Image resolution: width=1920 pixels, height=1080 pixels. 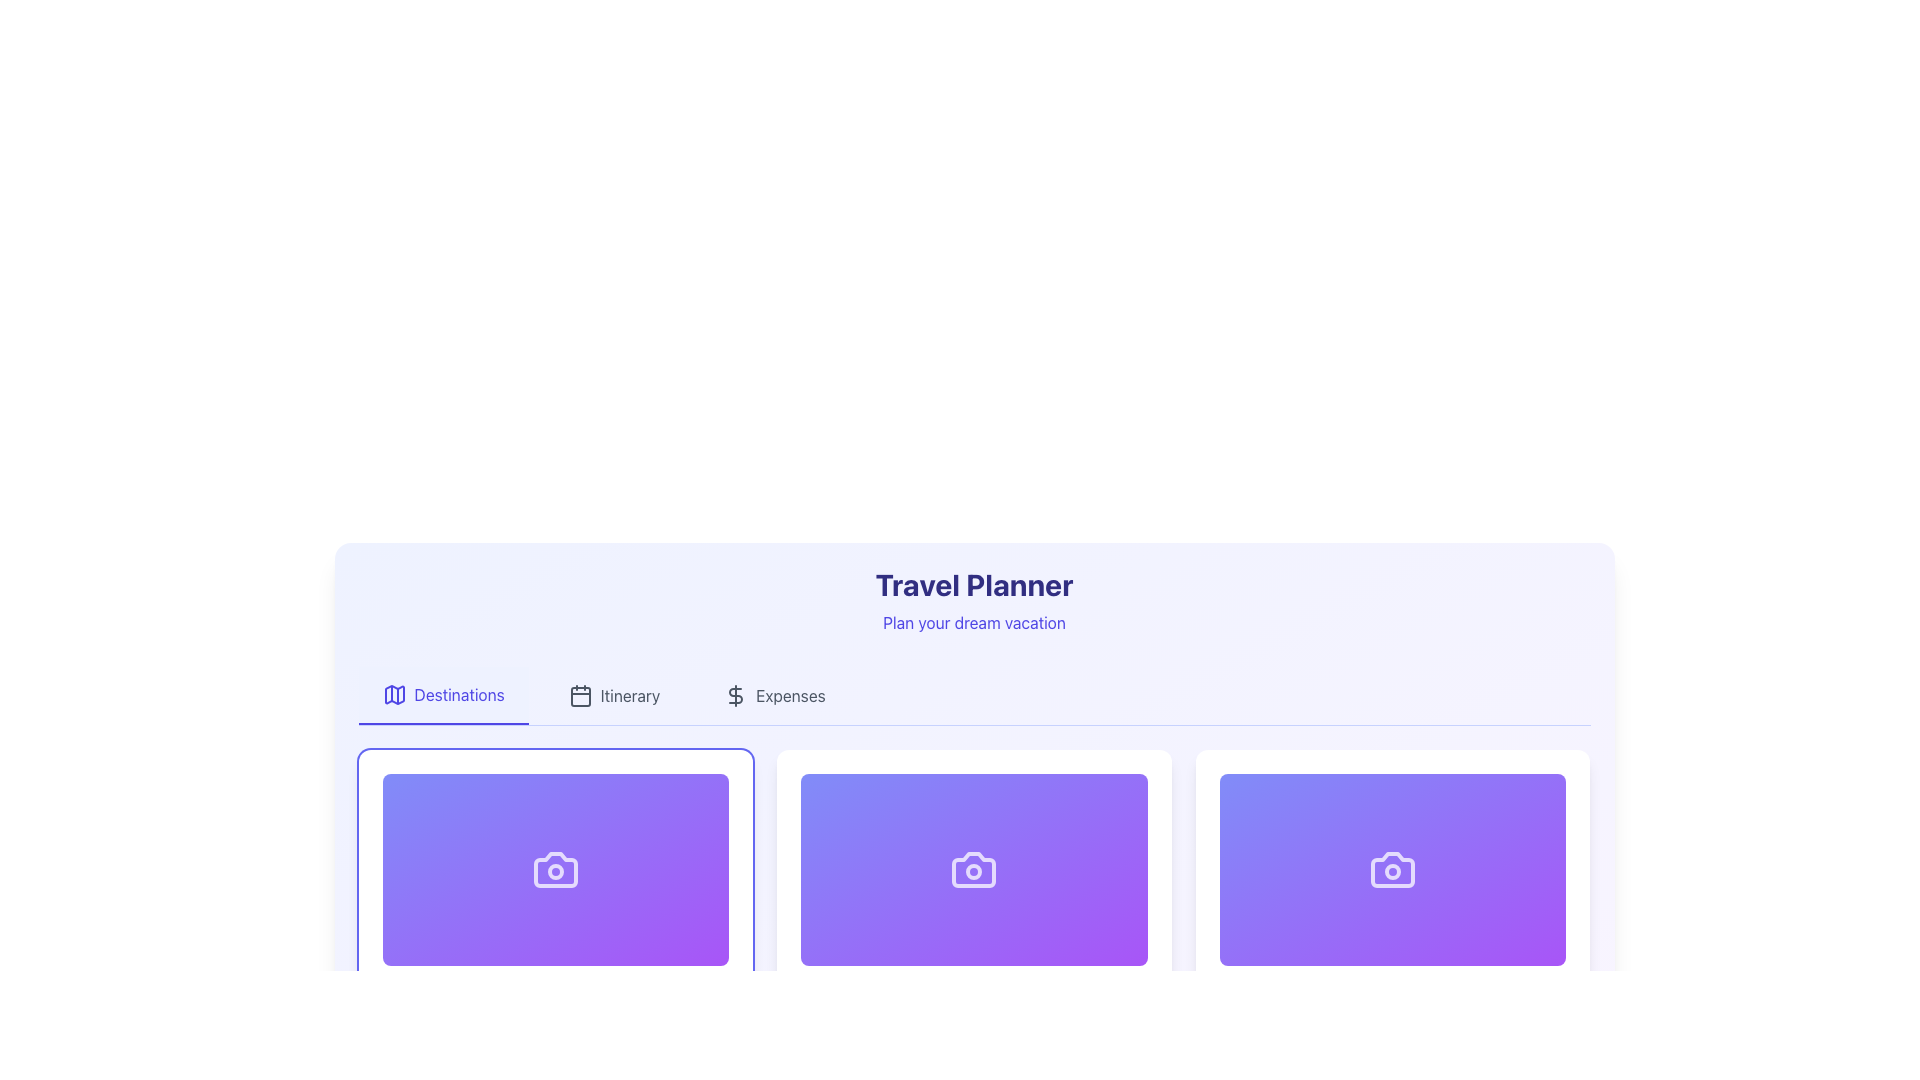 I want to click on the camera icon located within the rectangular purple gradient box, which is positioned in the second slot of a horizontal sequence below the header section of the interface, so click(x=1392, y=869).